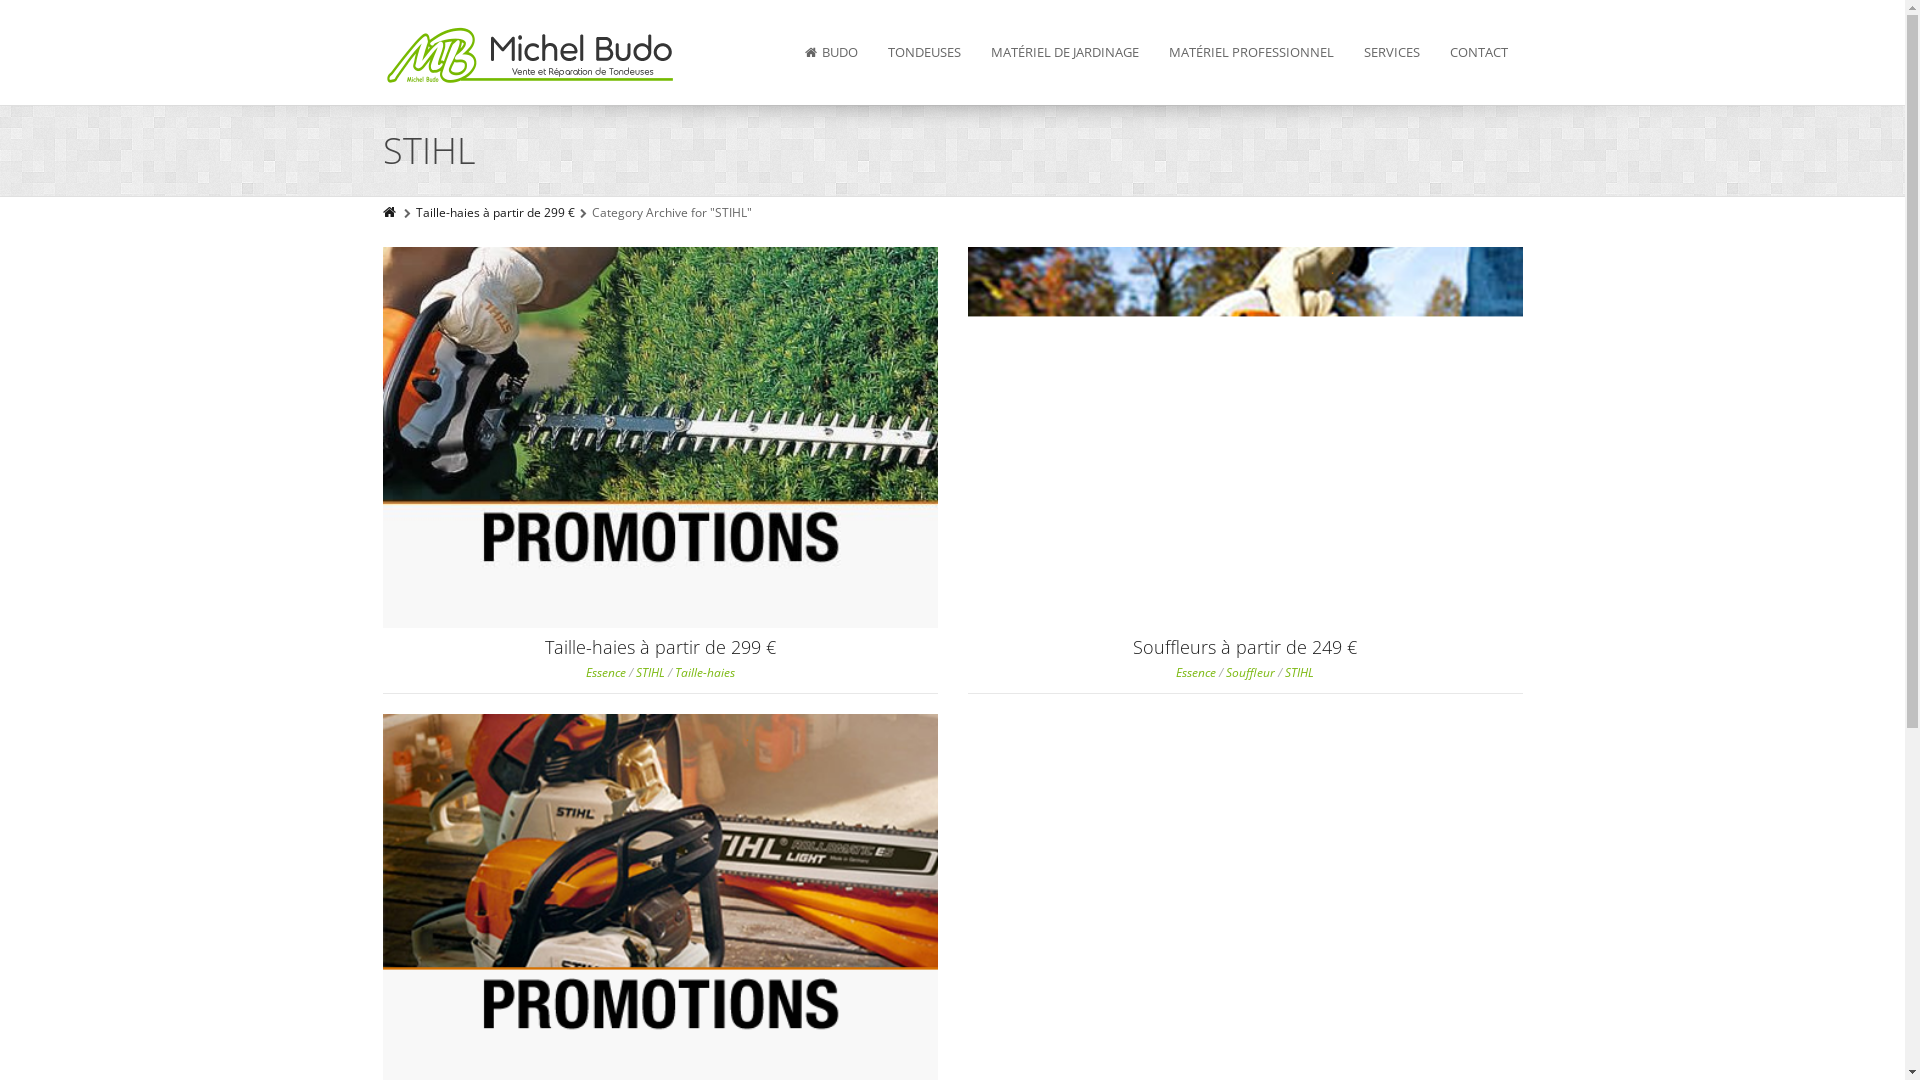 This screenshot has width=1920, height=1080. What do you see at coordinates (634, 672) in the screenshot?
I see `'STIHL'` at bounding box center [634, 672].